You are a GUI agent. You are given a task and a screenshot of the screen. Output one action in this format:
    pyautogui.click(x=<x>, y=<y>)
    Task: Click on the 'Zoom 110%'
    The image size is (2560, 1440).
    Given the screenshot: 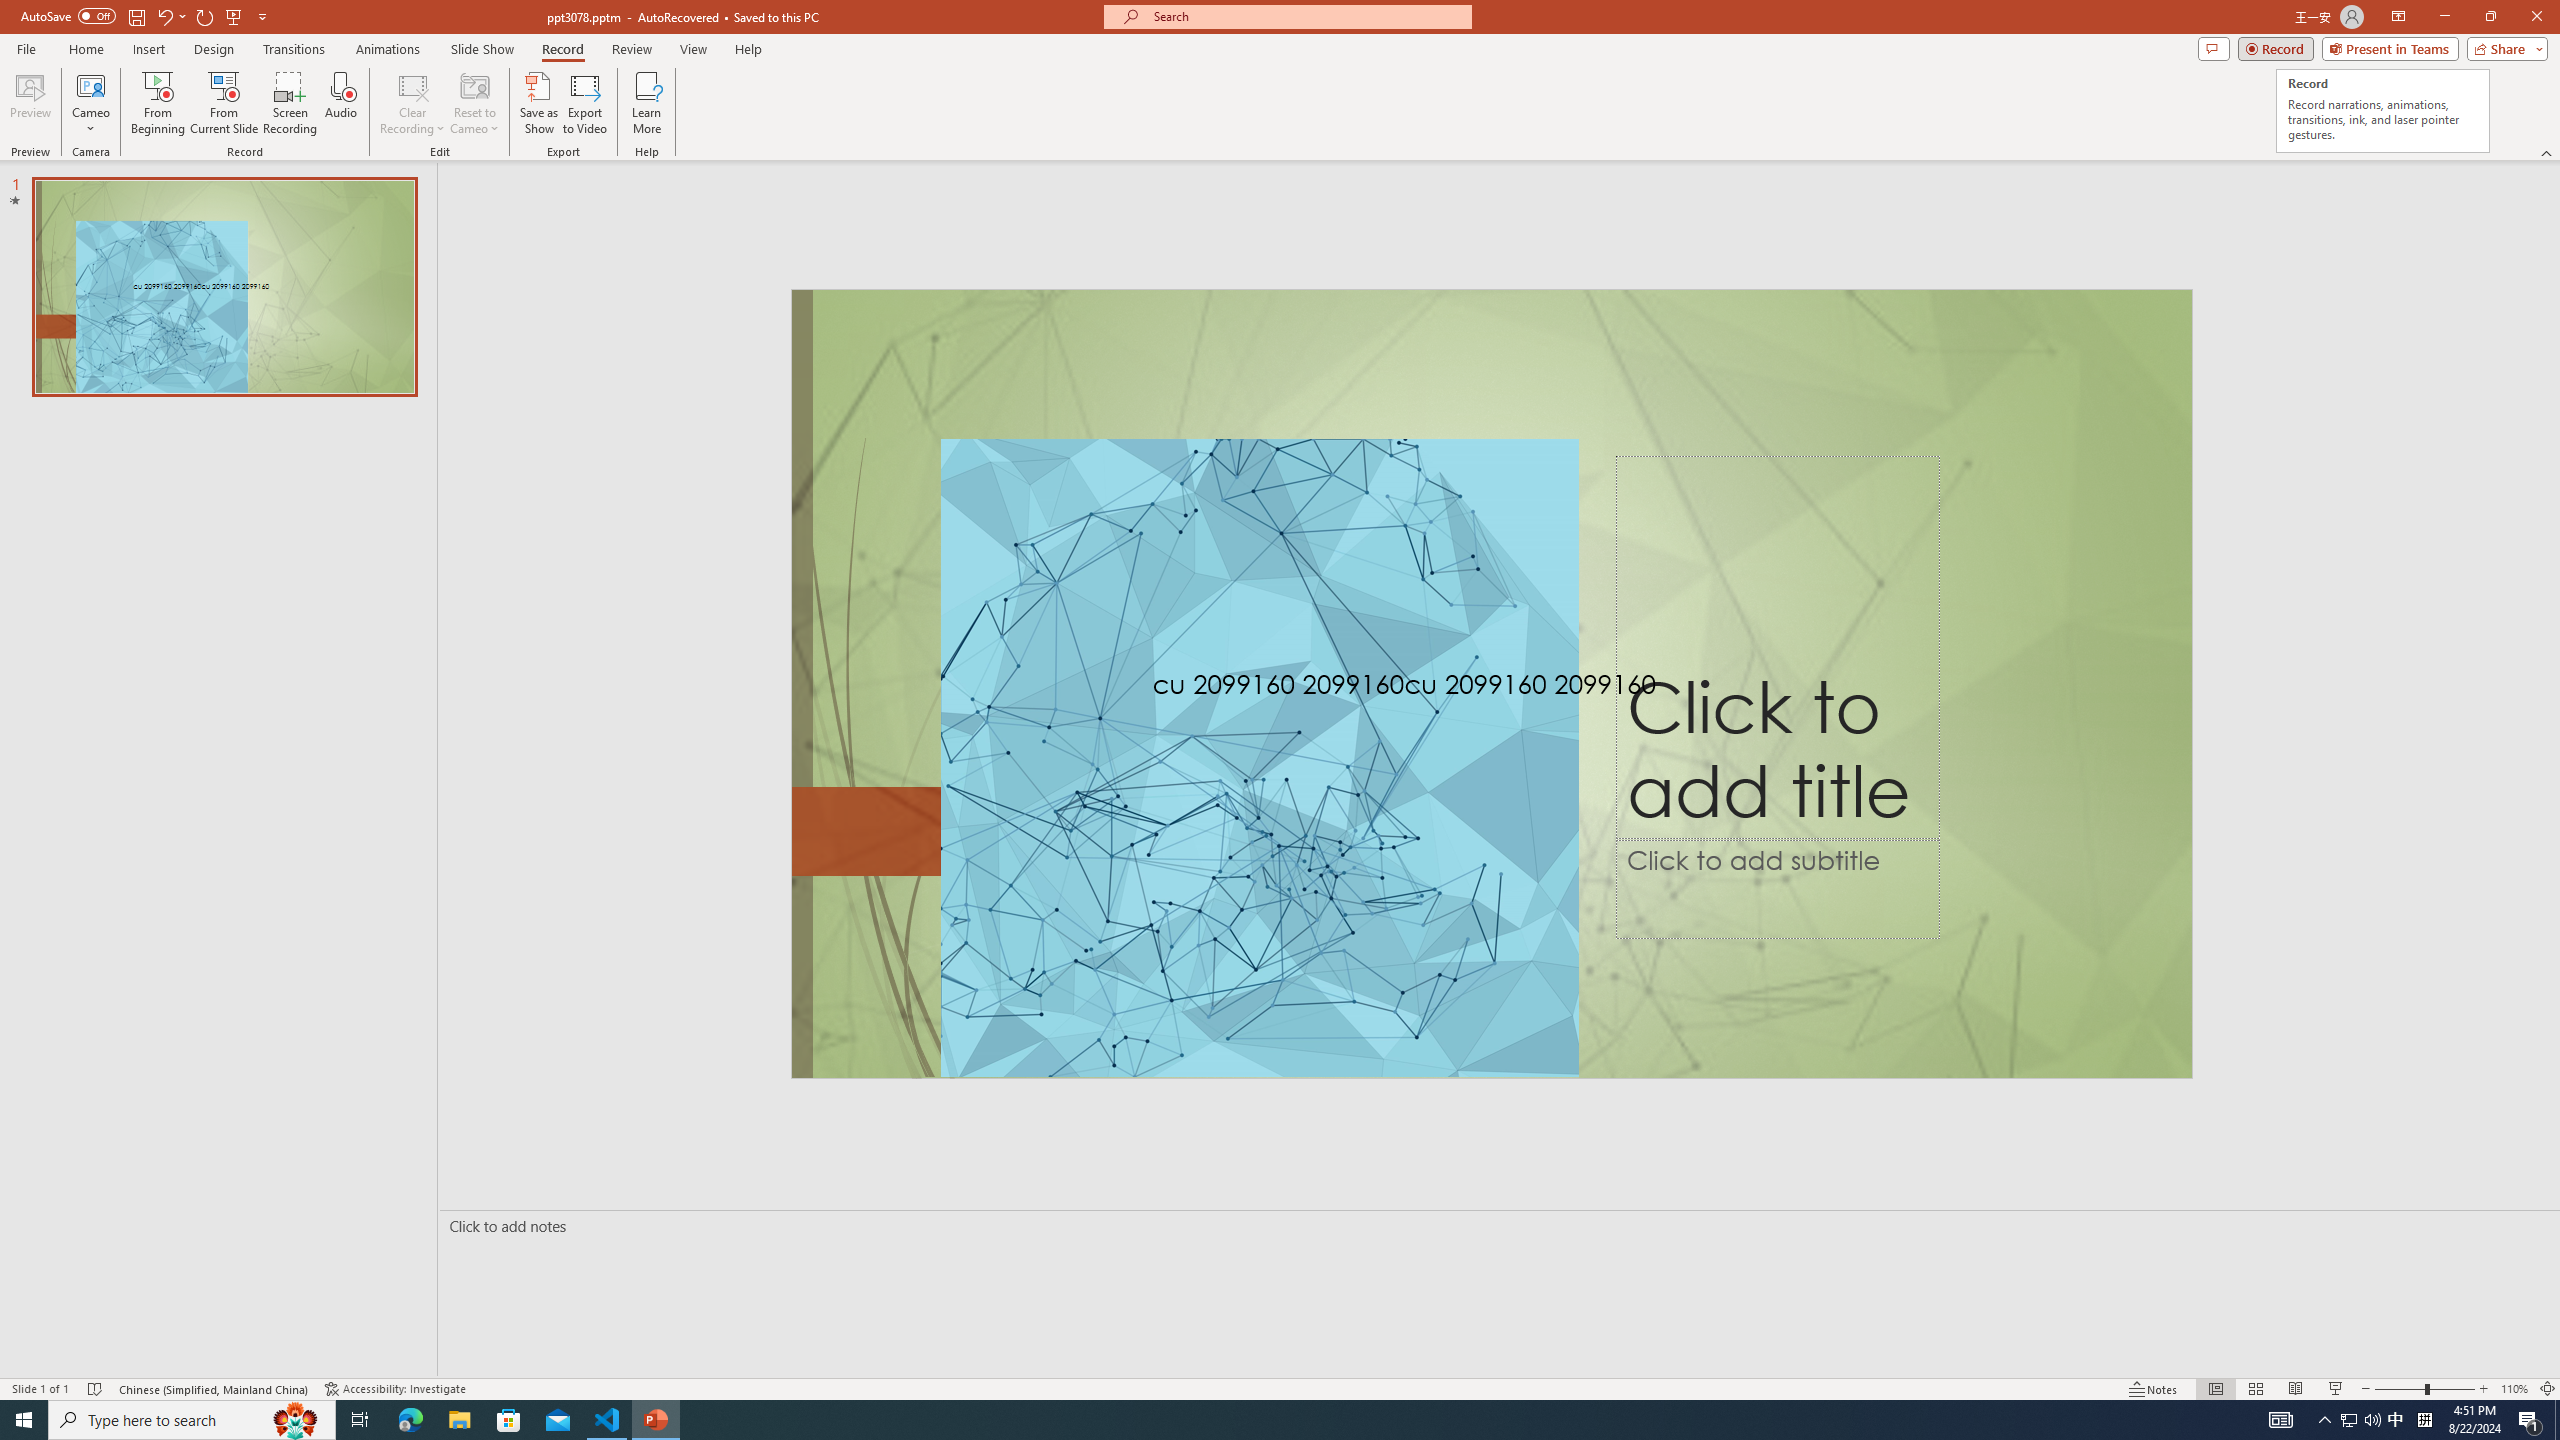 What is the action you would take?
    pyautogui.click(x=2515, y=1389)
    